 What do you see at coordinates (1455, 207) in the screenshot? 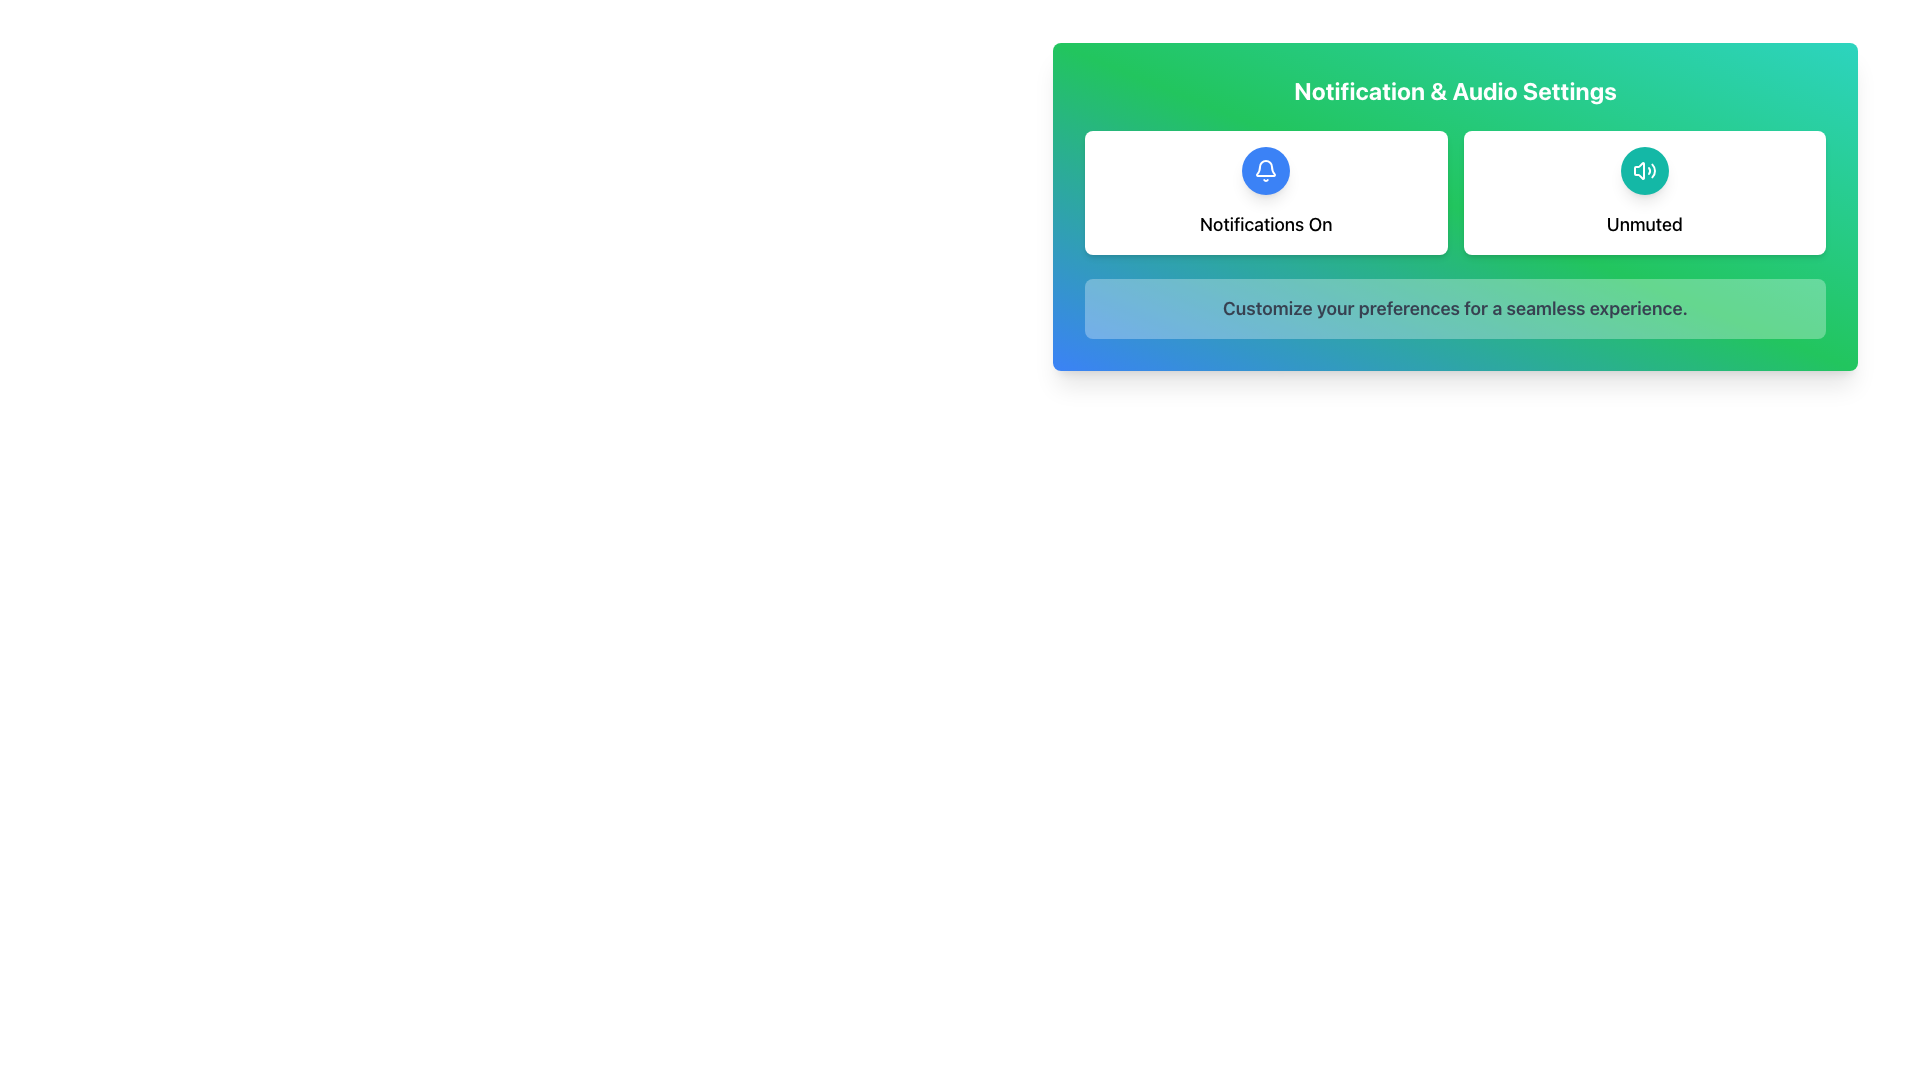
I see `information displayed in the Header section titled 'Notification & Audio Settings', which contains two blocks labeled 'Notifications On' and 'Unmuted', and a descriptive text bar below them` at bounding box center [1455, 207].